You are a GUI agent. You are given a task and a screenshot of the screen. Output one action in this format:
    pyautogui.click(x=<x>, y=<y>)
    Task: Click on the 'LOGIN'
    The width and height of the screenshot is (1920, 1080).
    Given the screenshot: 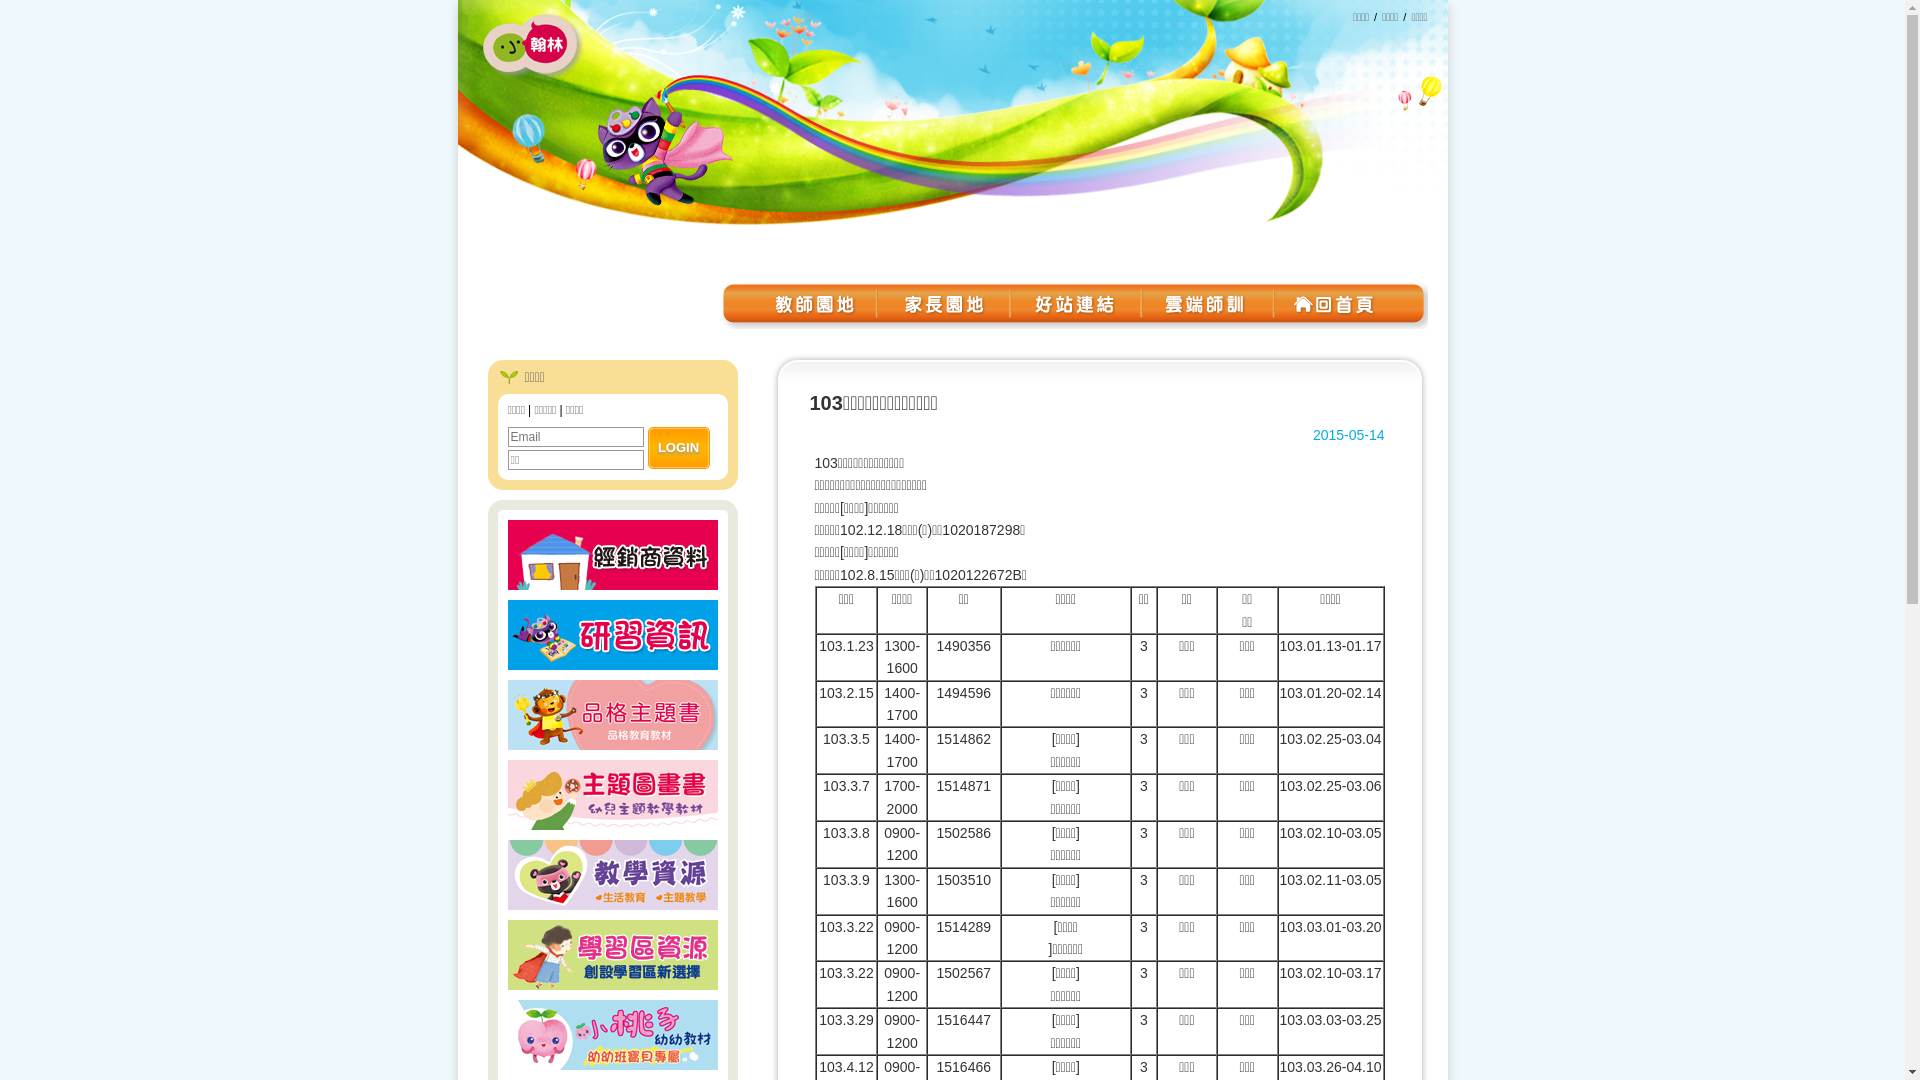 What is the action you would take?
    pyautogui.click(x=678, y=446)
    